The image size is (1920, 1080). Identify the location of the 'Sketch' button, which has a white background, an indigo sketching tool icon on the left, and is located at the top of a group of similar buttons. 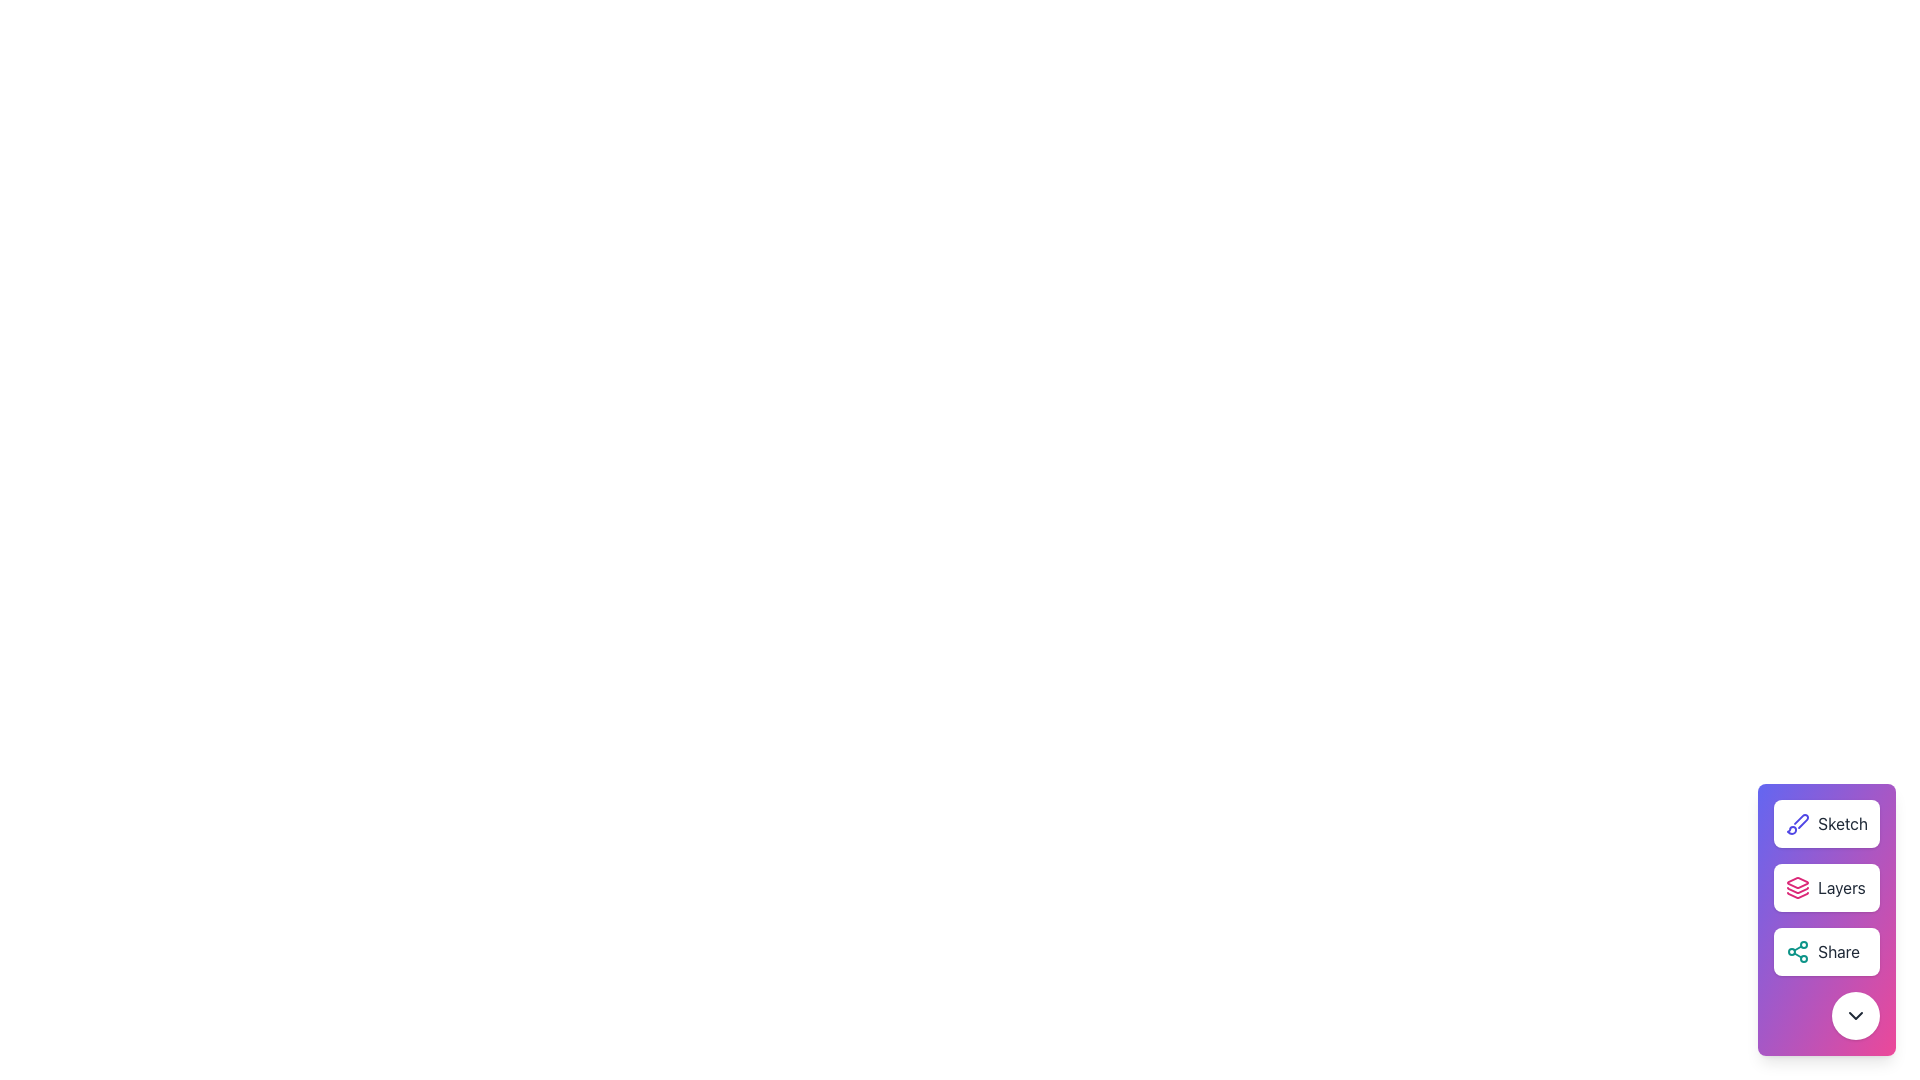
(1827, 824).